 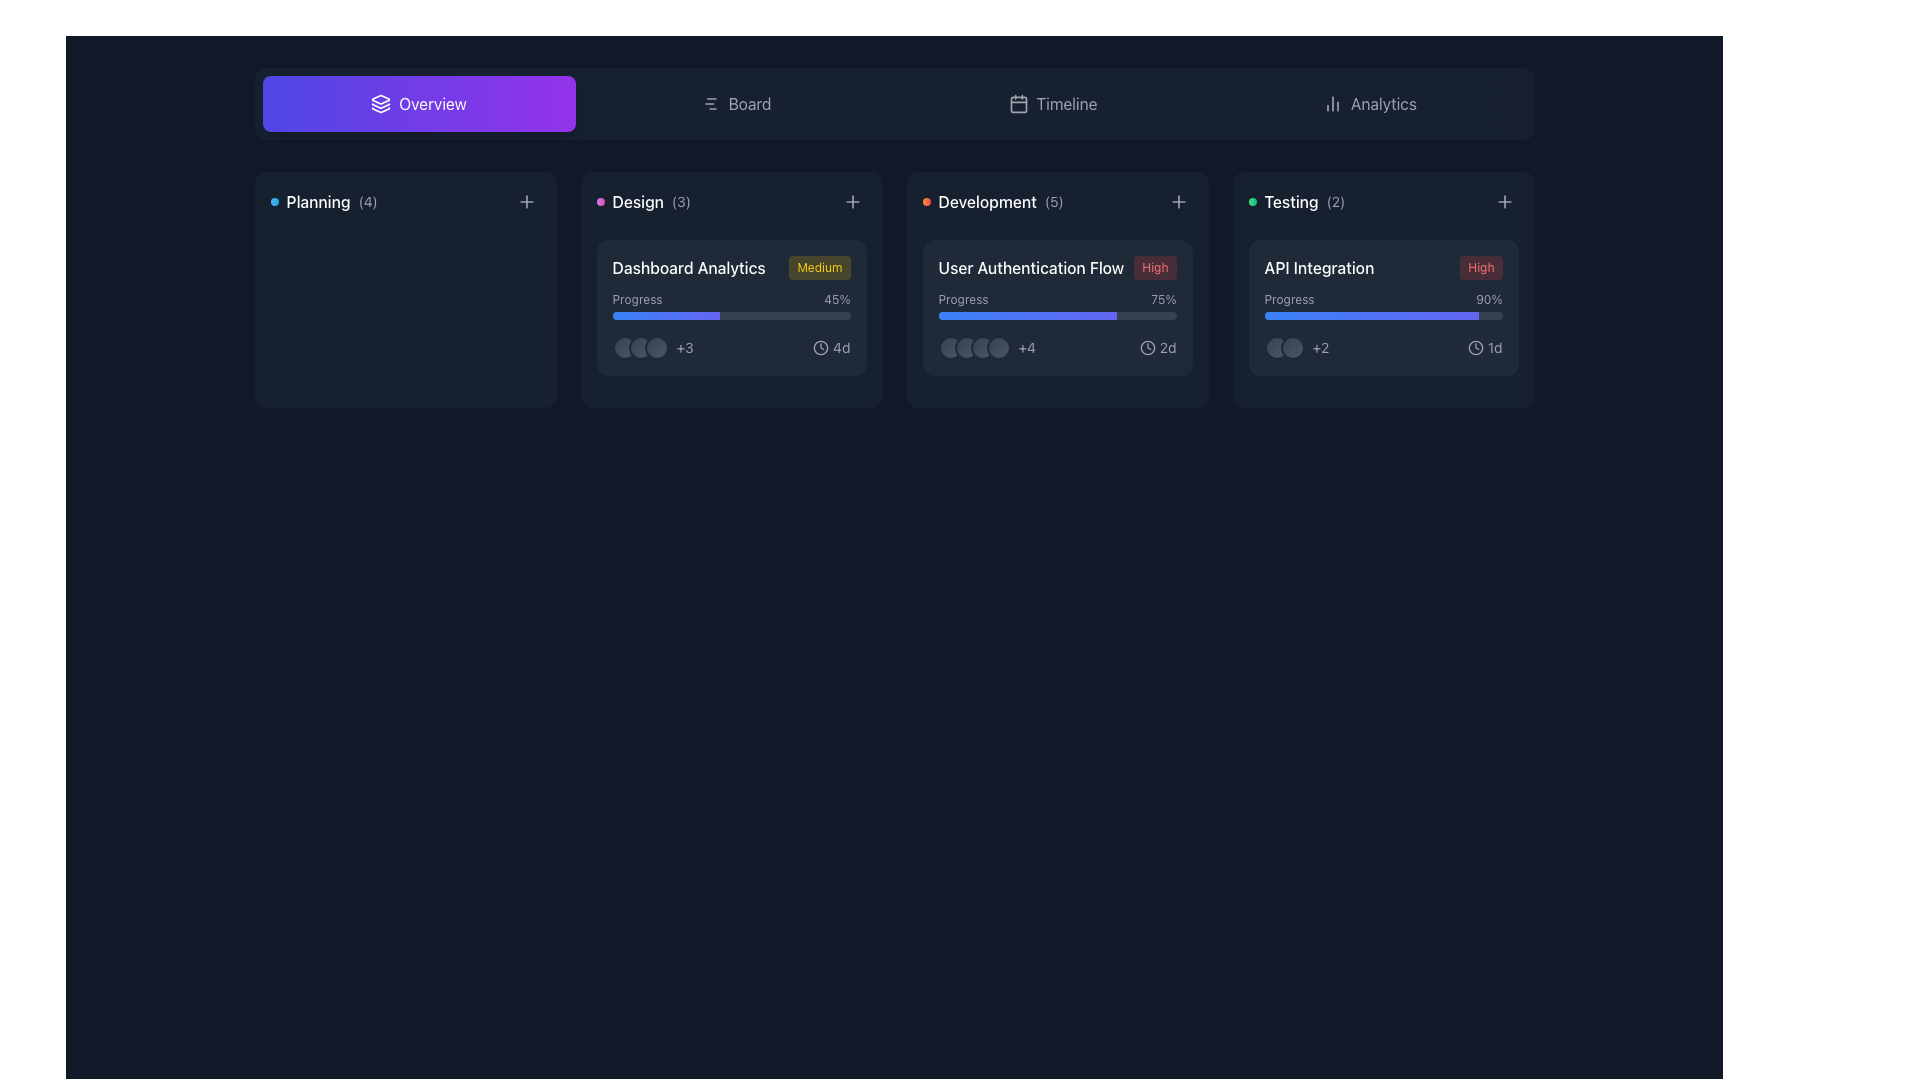 What do you see at coordinates (821, 346) in the screenshot?
I see `the graphical representation of the clock icon (circle) located at the bottom-right corner of the 'Dashboard Analytics' card in the 'Design' category section` at bounding box center [821, 346].